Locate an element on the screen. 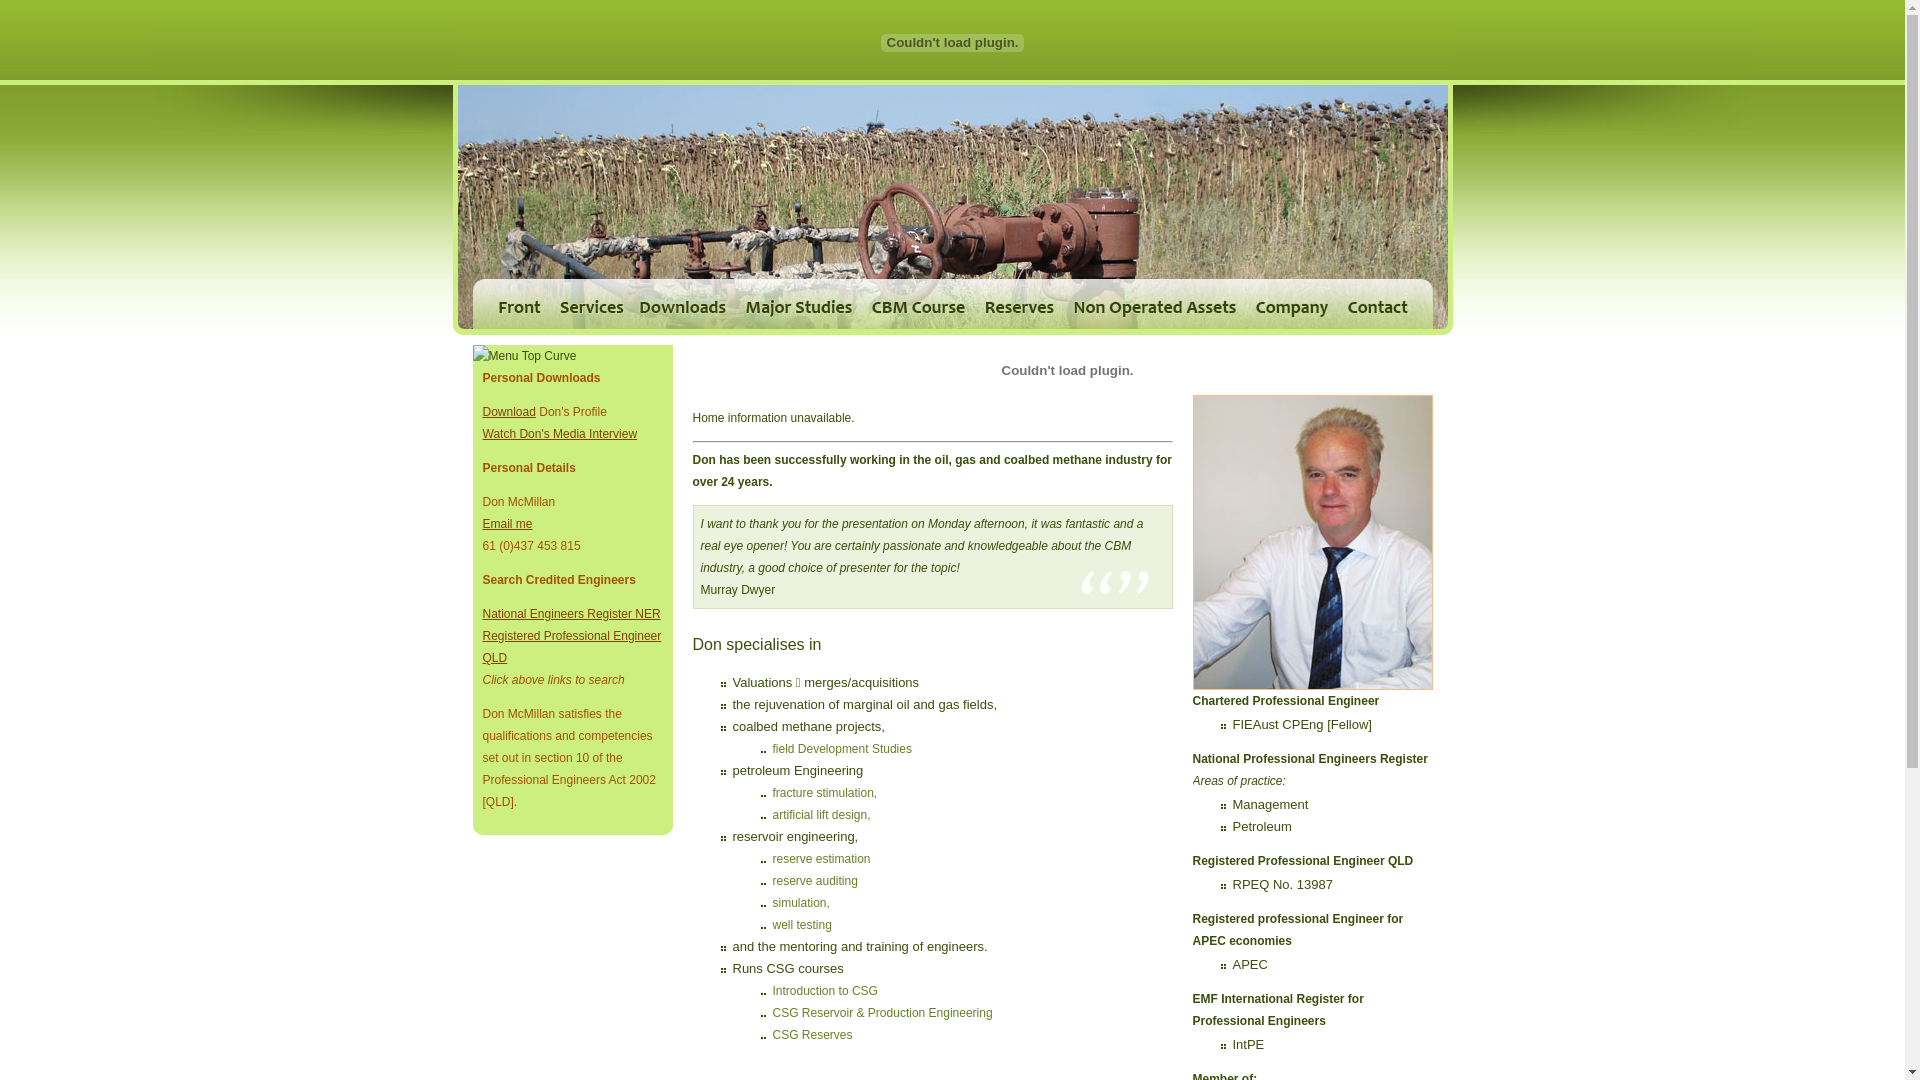 The height and width of the screenshot is (1080, 1920). 'downloads' is located at coordinates (628, 304).